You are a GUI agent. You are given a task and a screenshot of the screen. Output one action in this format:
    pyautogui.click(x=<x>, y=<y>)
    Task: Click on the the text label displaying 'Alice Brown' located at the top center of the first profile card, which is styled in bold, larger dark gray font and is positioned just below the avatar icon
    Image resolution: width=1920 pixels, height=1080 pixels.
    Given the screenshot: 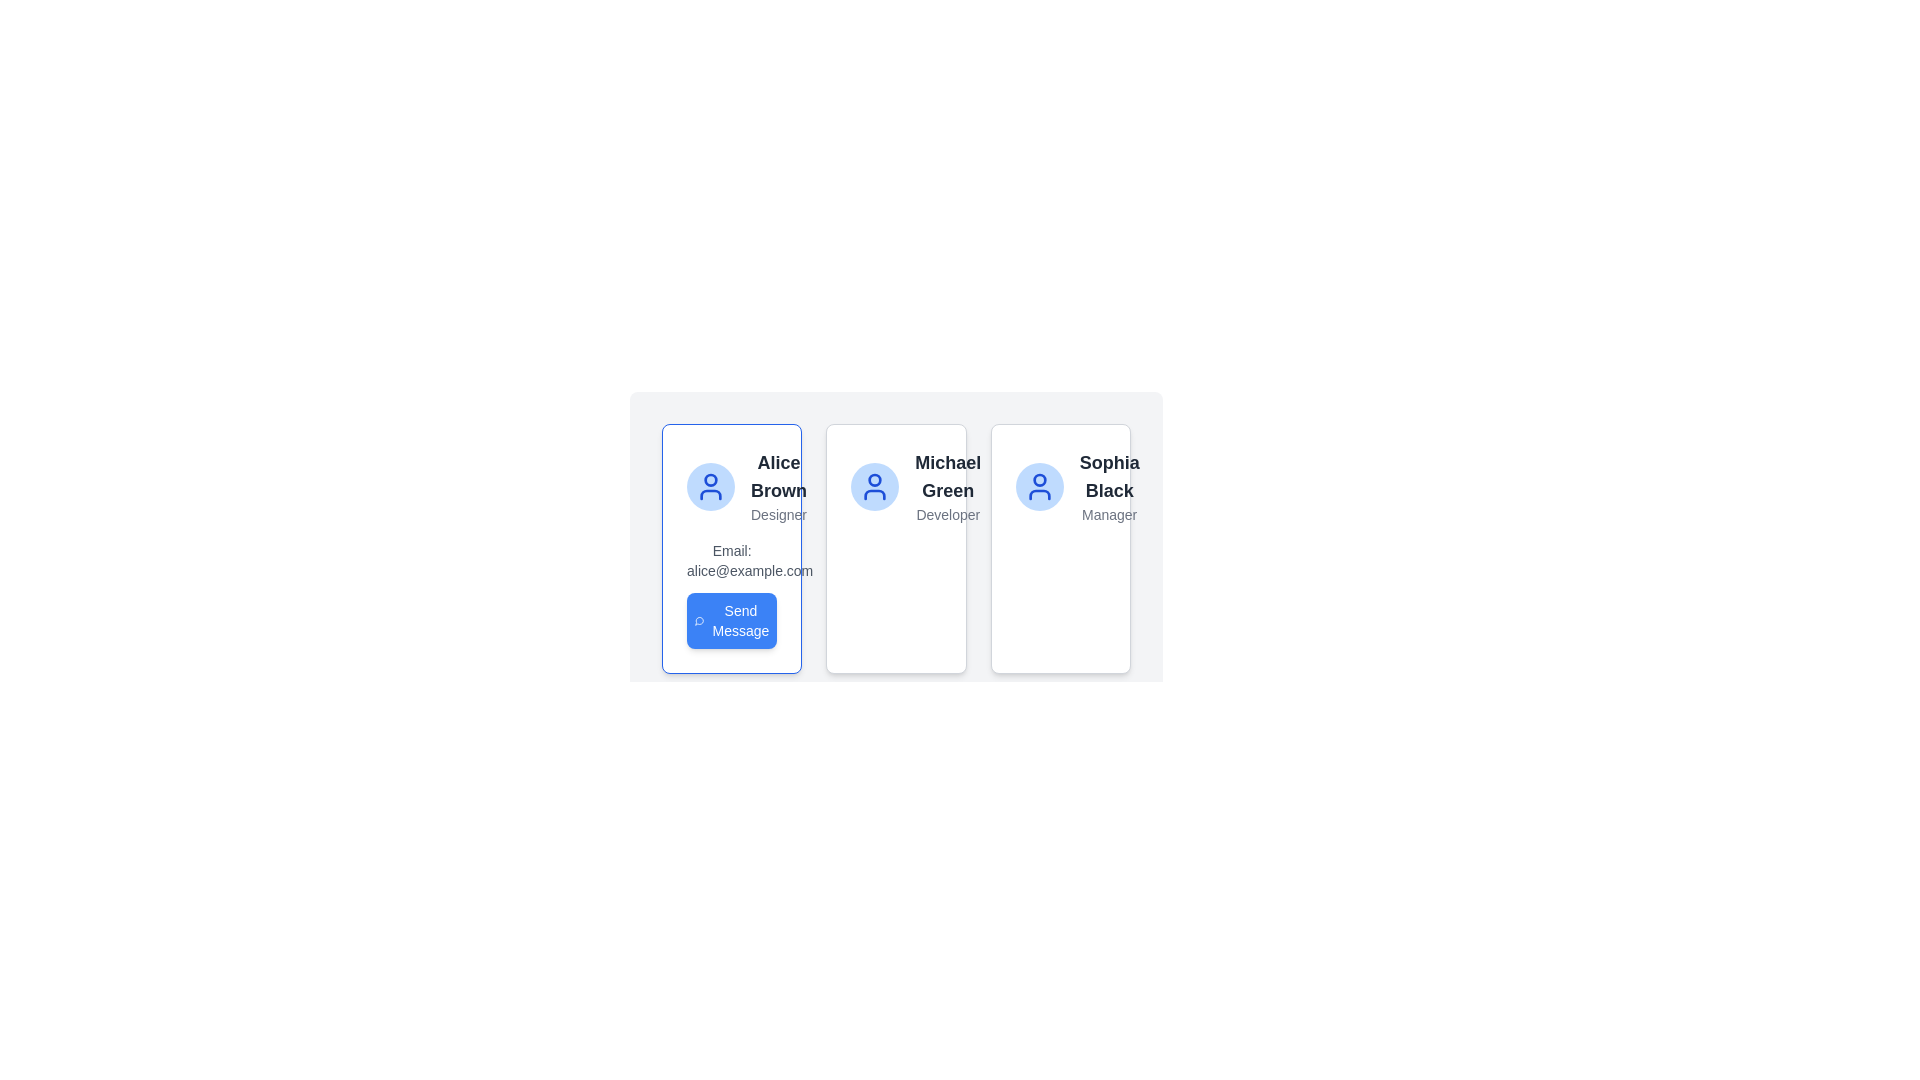 What is the action you would take?
    pyautogui.click(x=777, y=477)
    